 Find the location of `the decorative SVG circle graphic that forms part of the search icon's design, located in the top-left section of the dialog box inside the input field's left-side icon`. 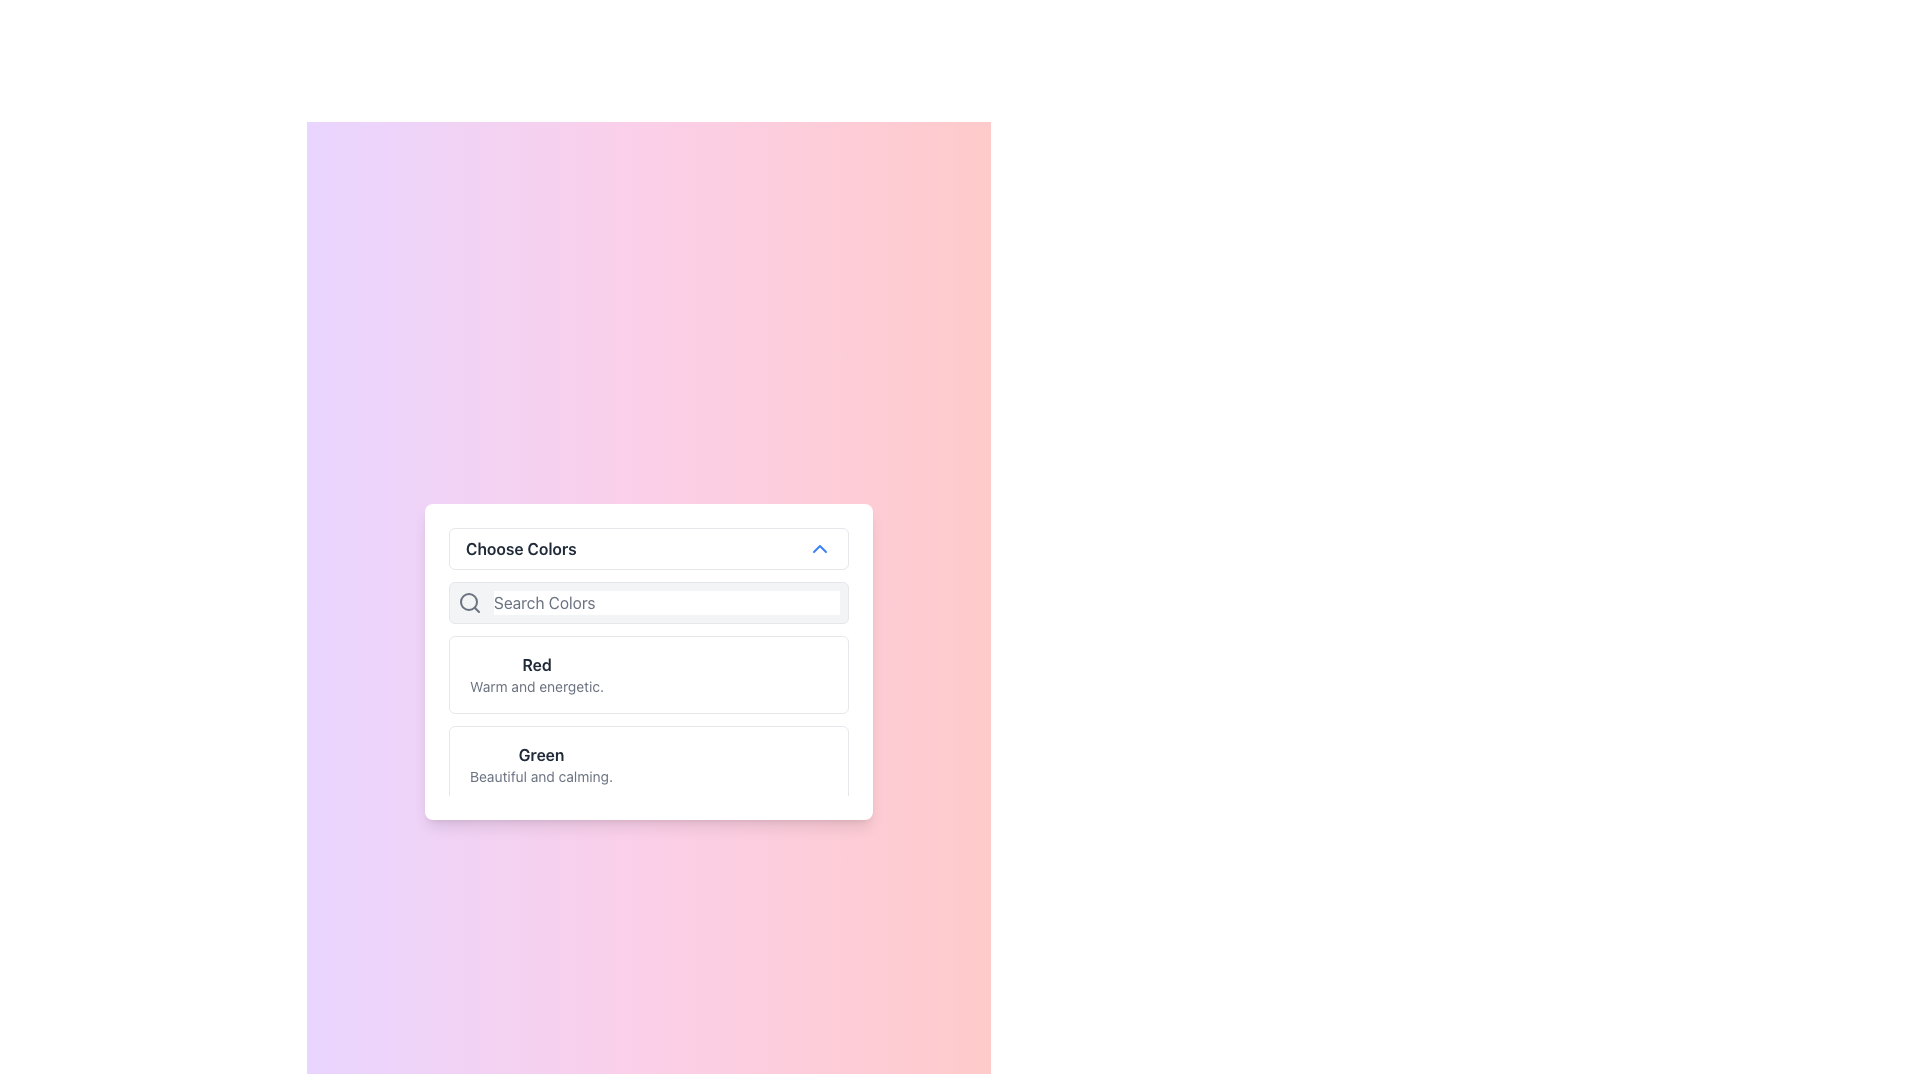

the decorative SVG circle graphic that forms part of the search icon's design, located in the top-left section of the dialog box inside the input field's left-side icon is located at coordinates (468, 600).